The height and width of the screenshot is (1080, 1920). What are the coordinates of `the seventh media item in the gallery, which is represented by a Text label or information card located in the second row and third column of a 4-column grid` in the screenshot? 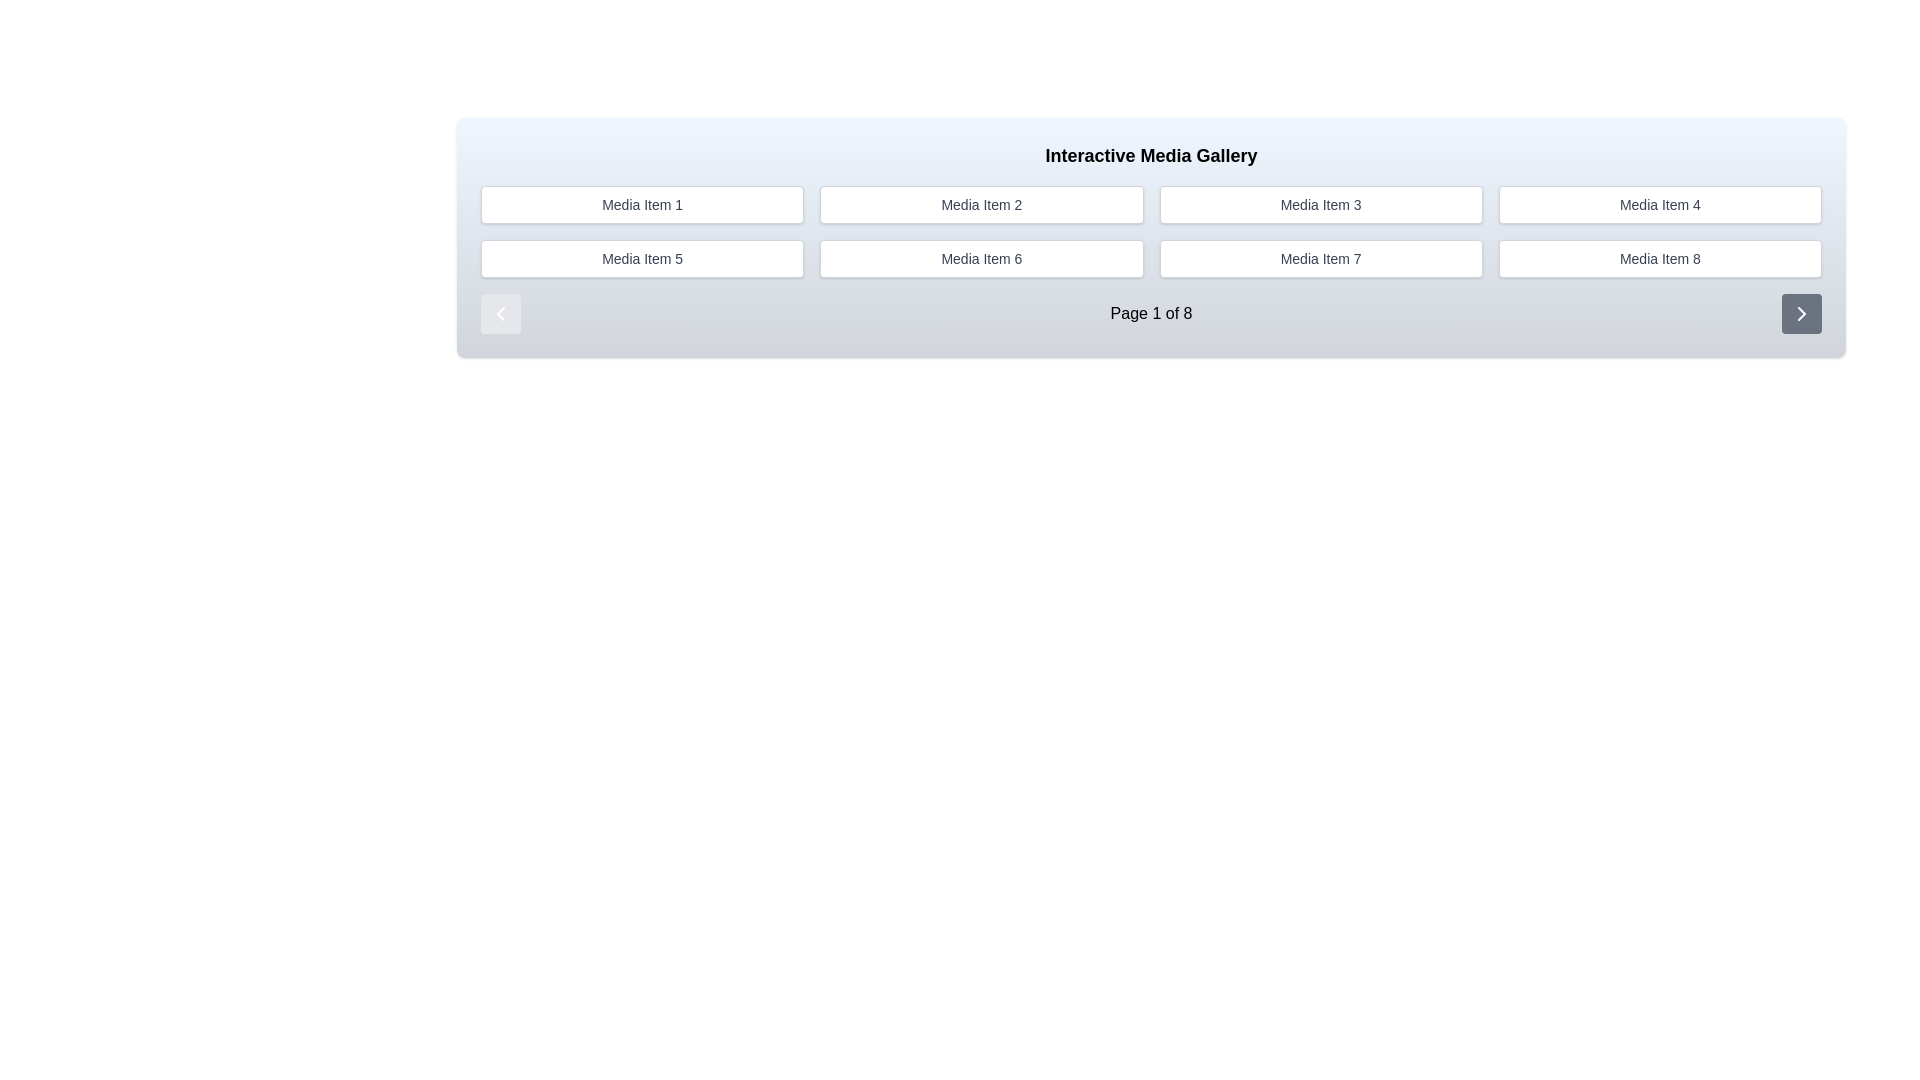 It's located at (1321, 257).